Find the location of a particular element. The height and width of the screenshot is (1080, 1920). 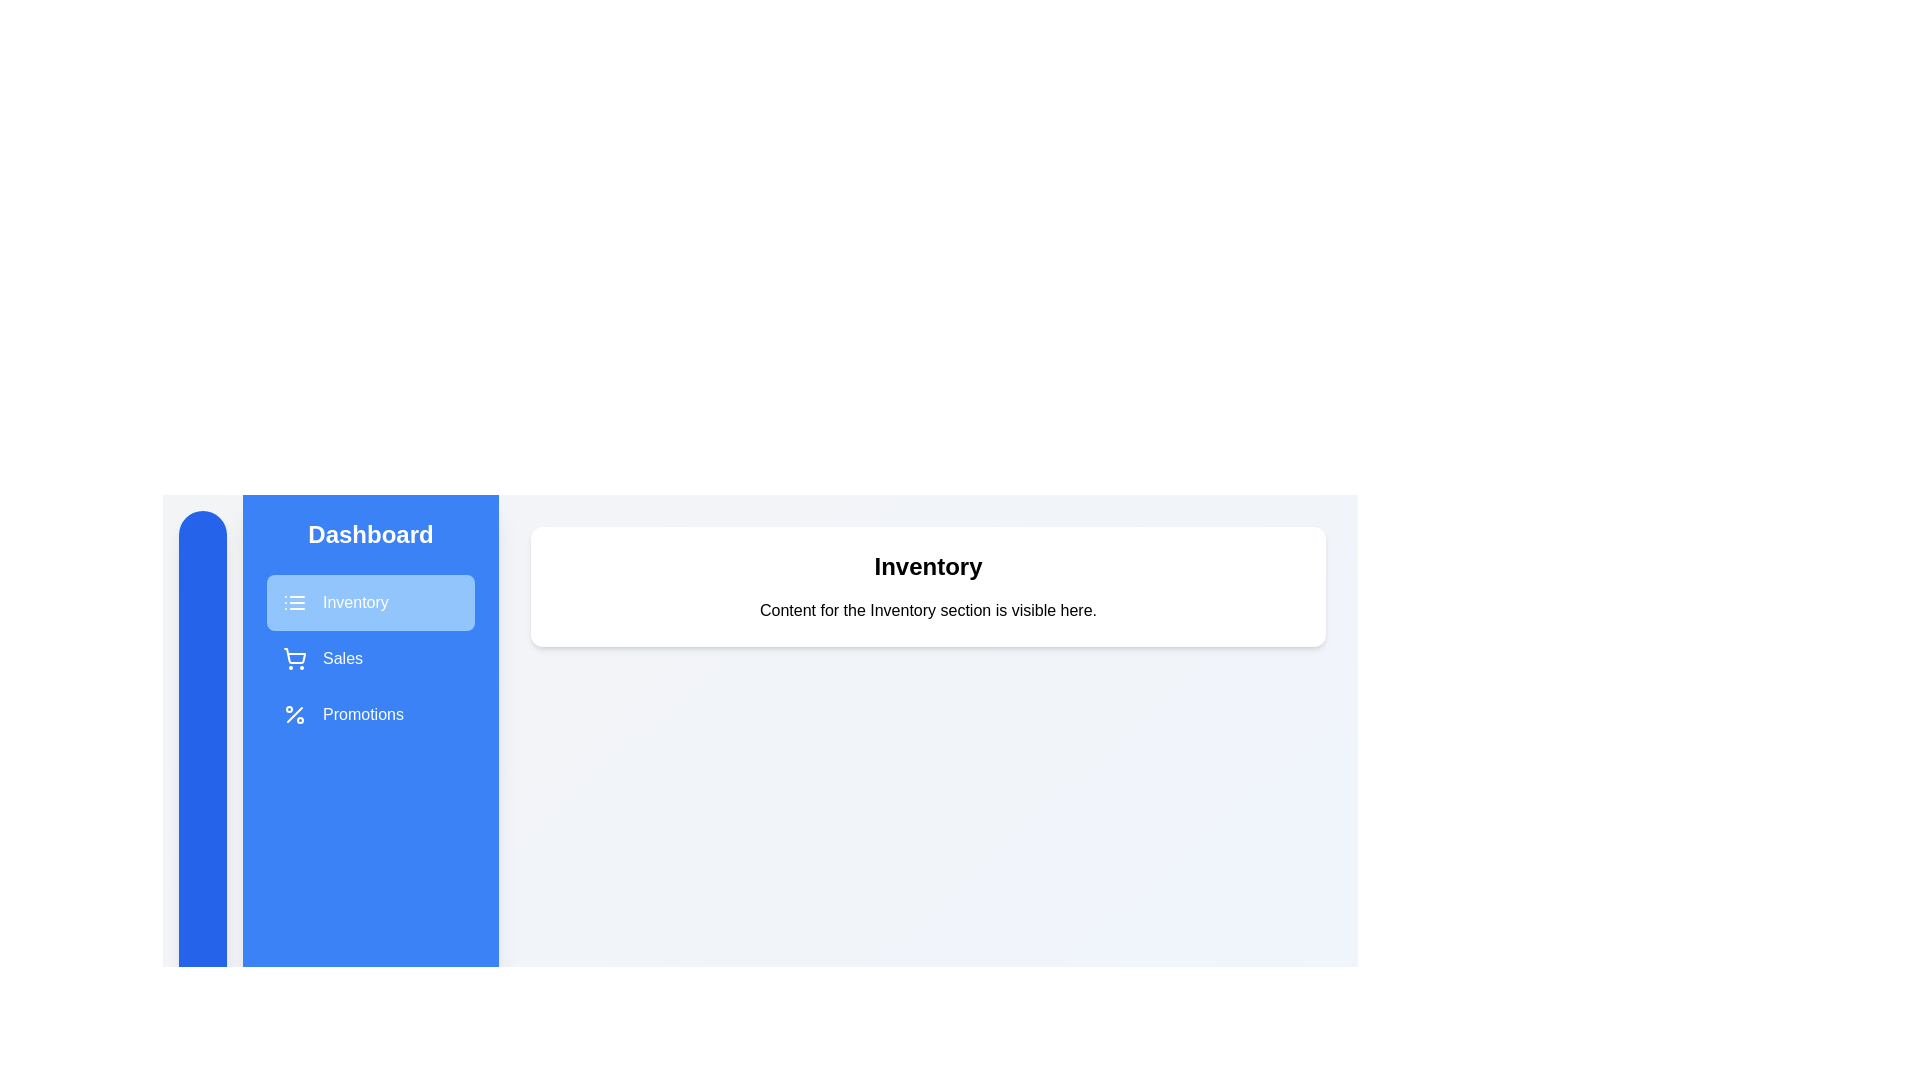

the sidebar item Inventory is located at coordinates (370, 601).